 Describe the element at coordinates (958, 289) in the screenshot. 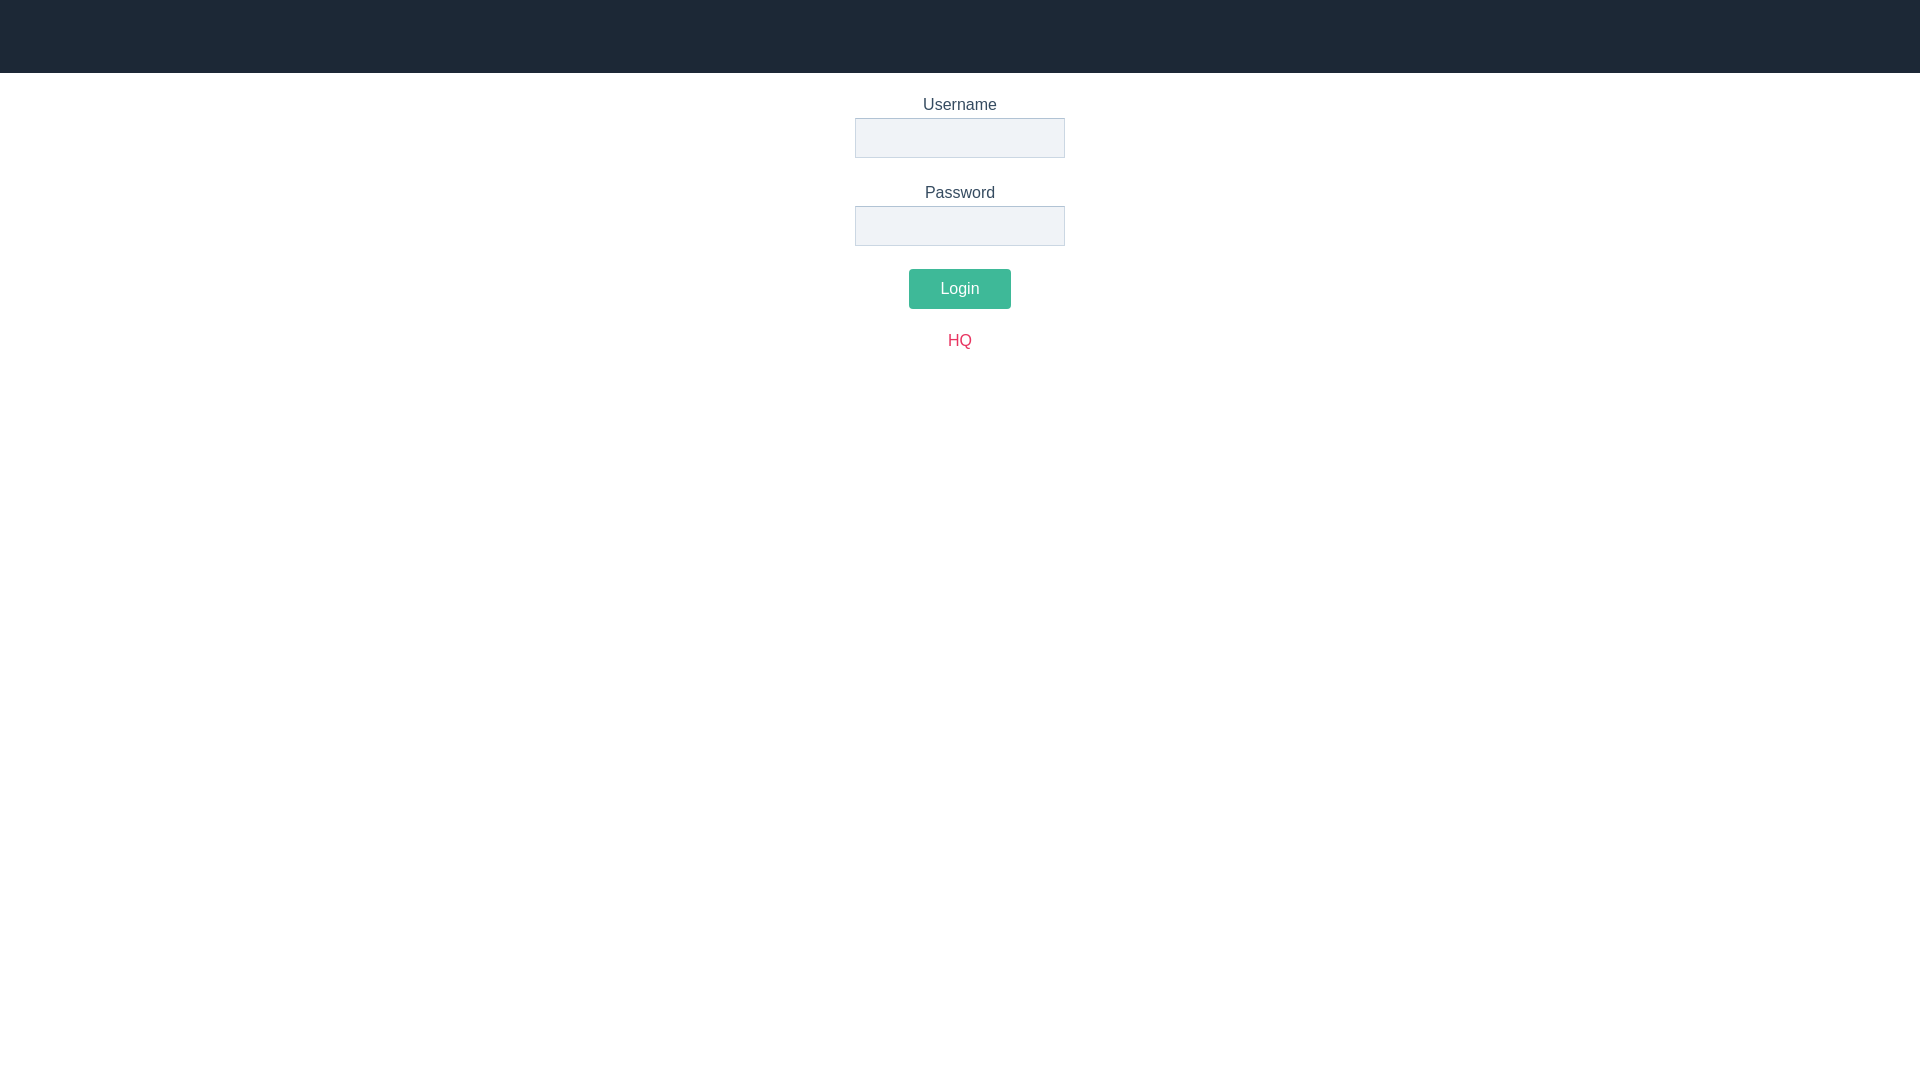

I see `'Login'` at that location.